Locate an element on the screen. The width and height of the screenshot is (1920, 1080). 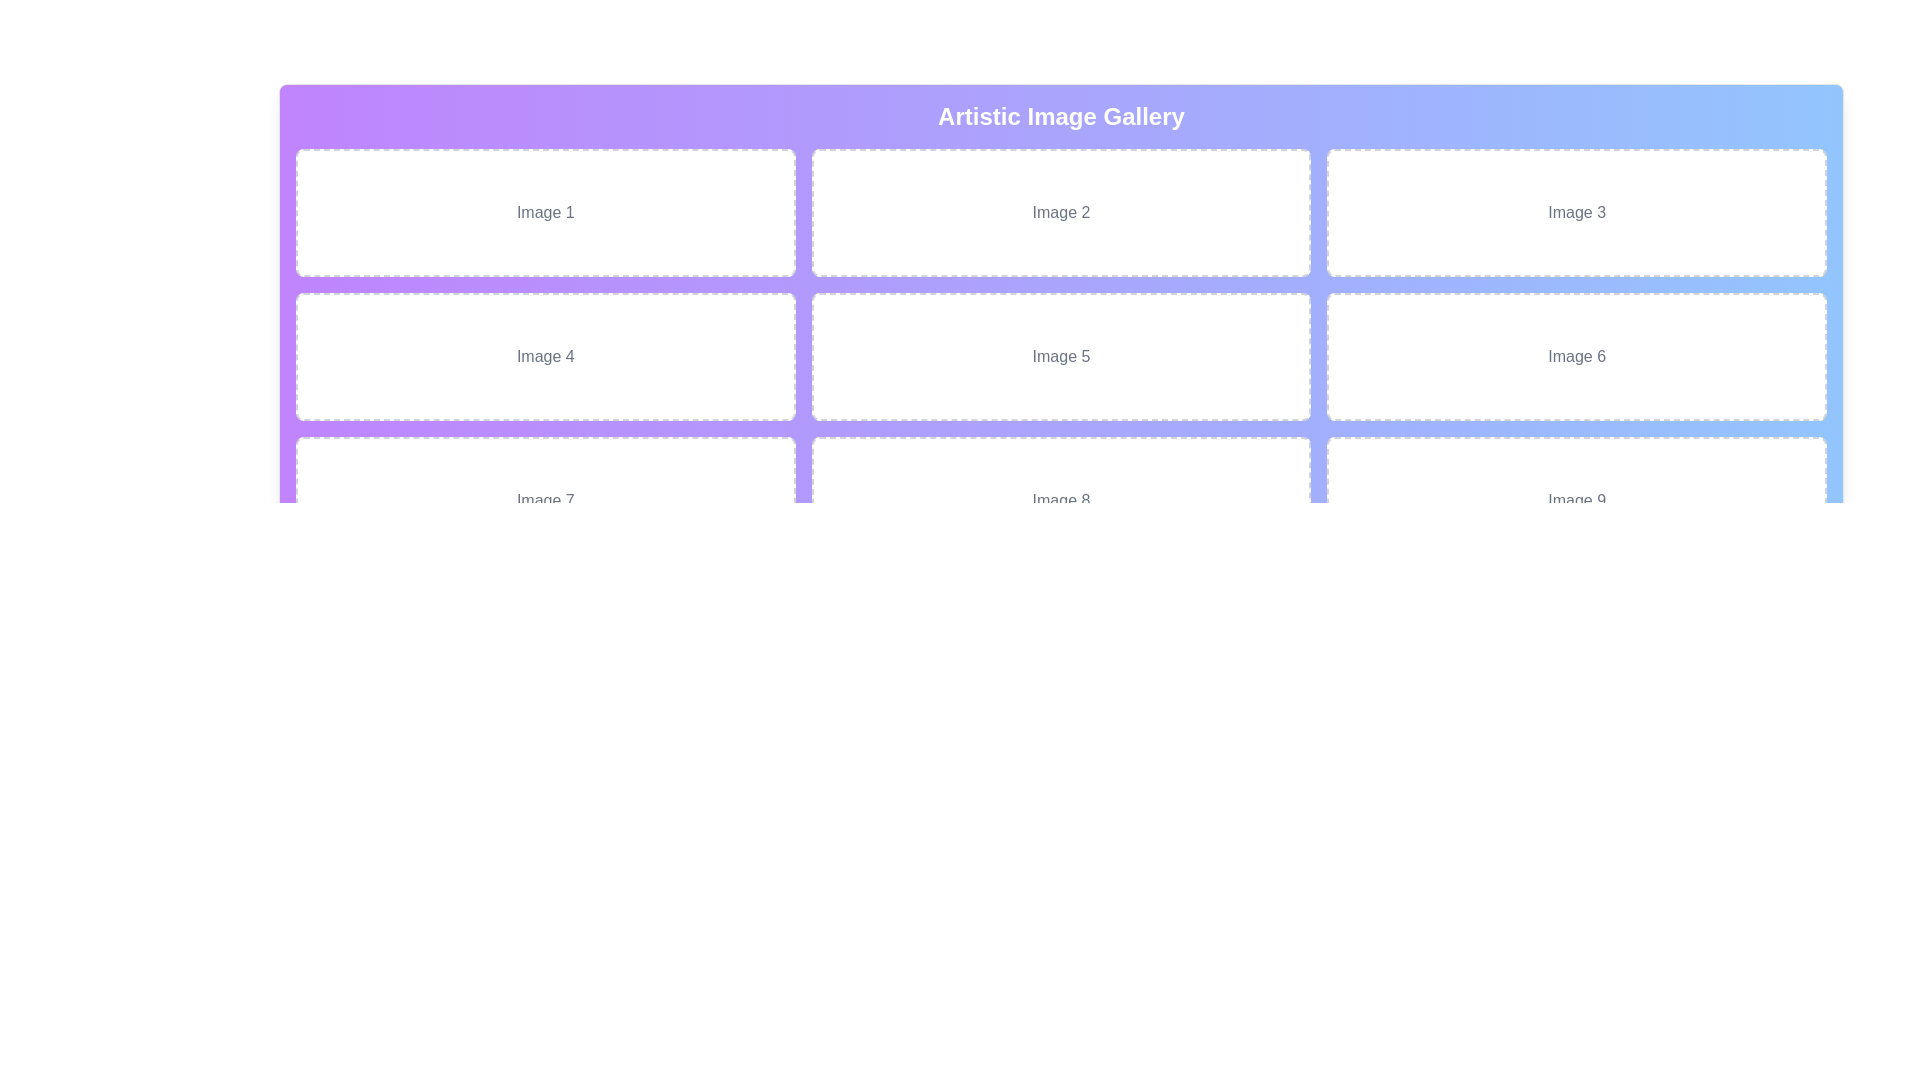
the static content placeholder that has a white background, gray dashed outline, and contains the centered gray text 'Image 2' is located at coordinates (1060, 212).